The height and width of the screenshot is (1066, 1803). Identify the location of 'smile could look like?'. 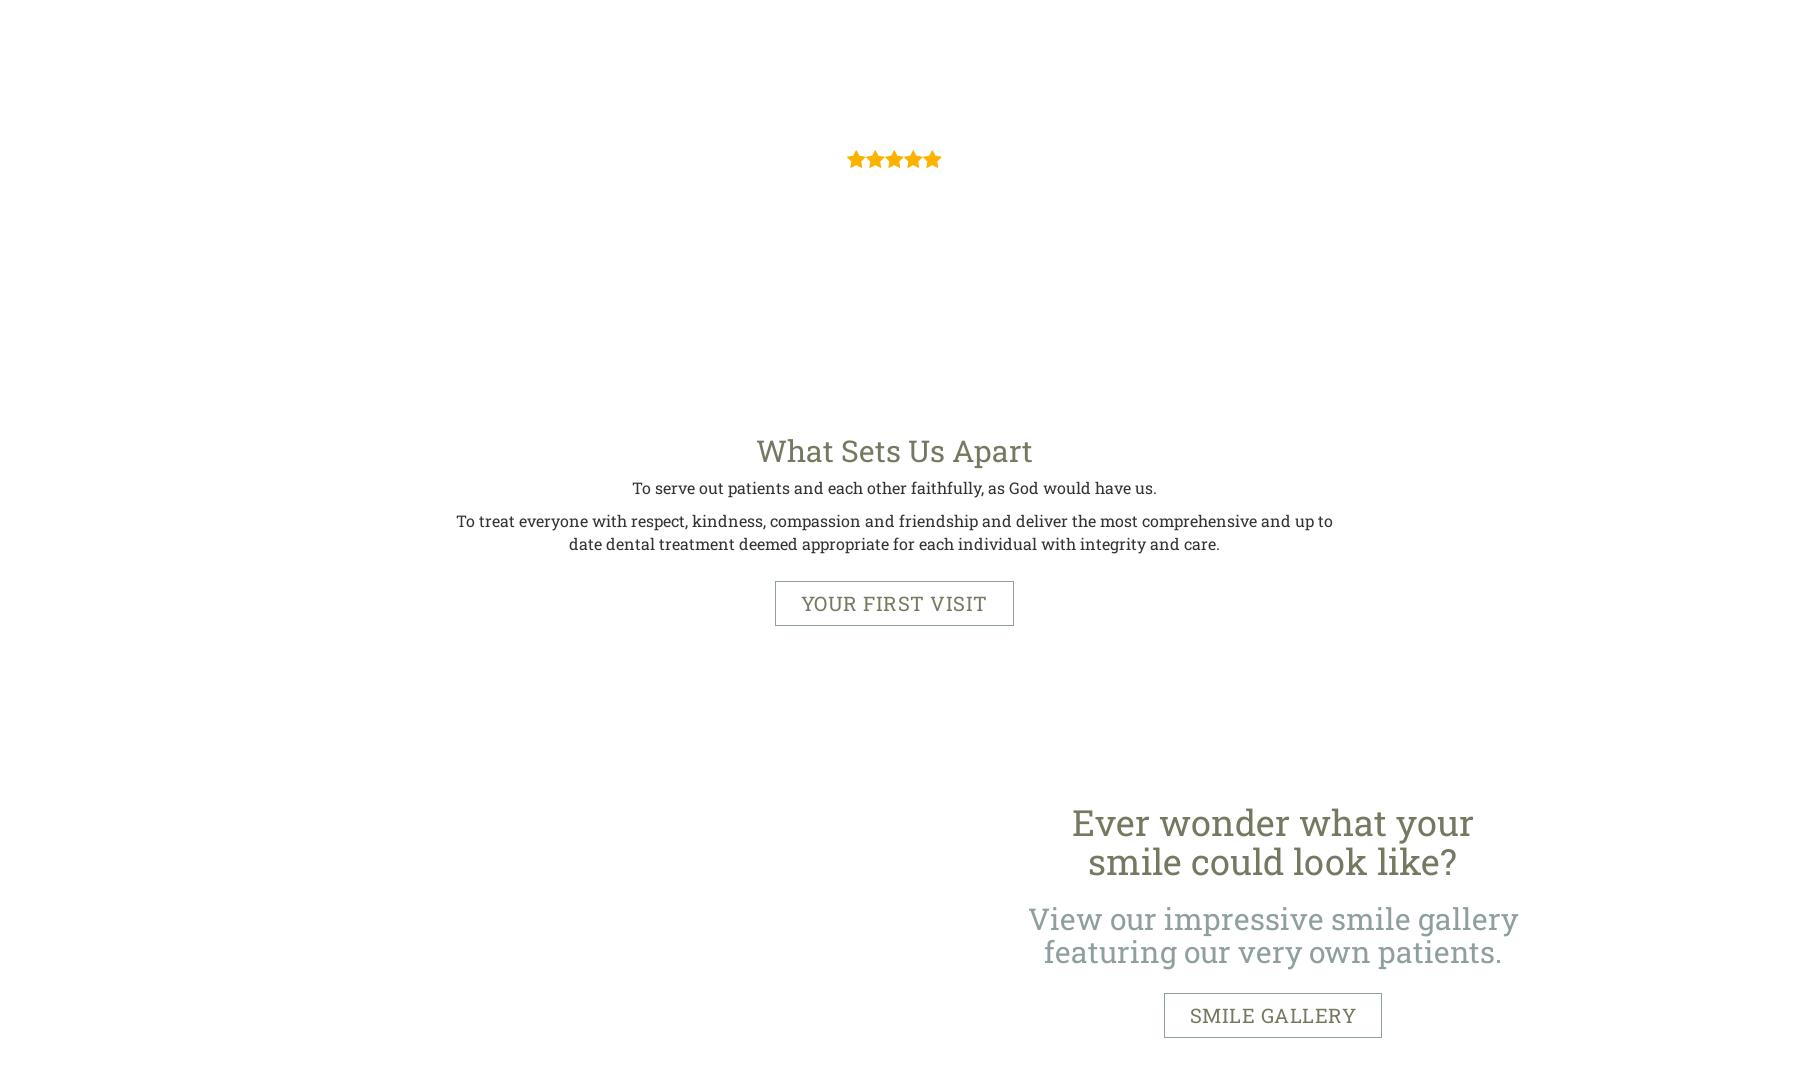
(1272, 861).